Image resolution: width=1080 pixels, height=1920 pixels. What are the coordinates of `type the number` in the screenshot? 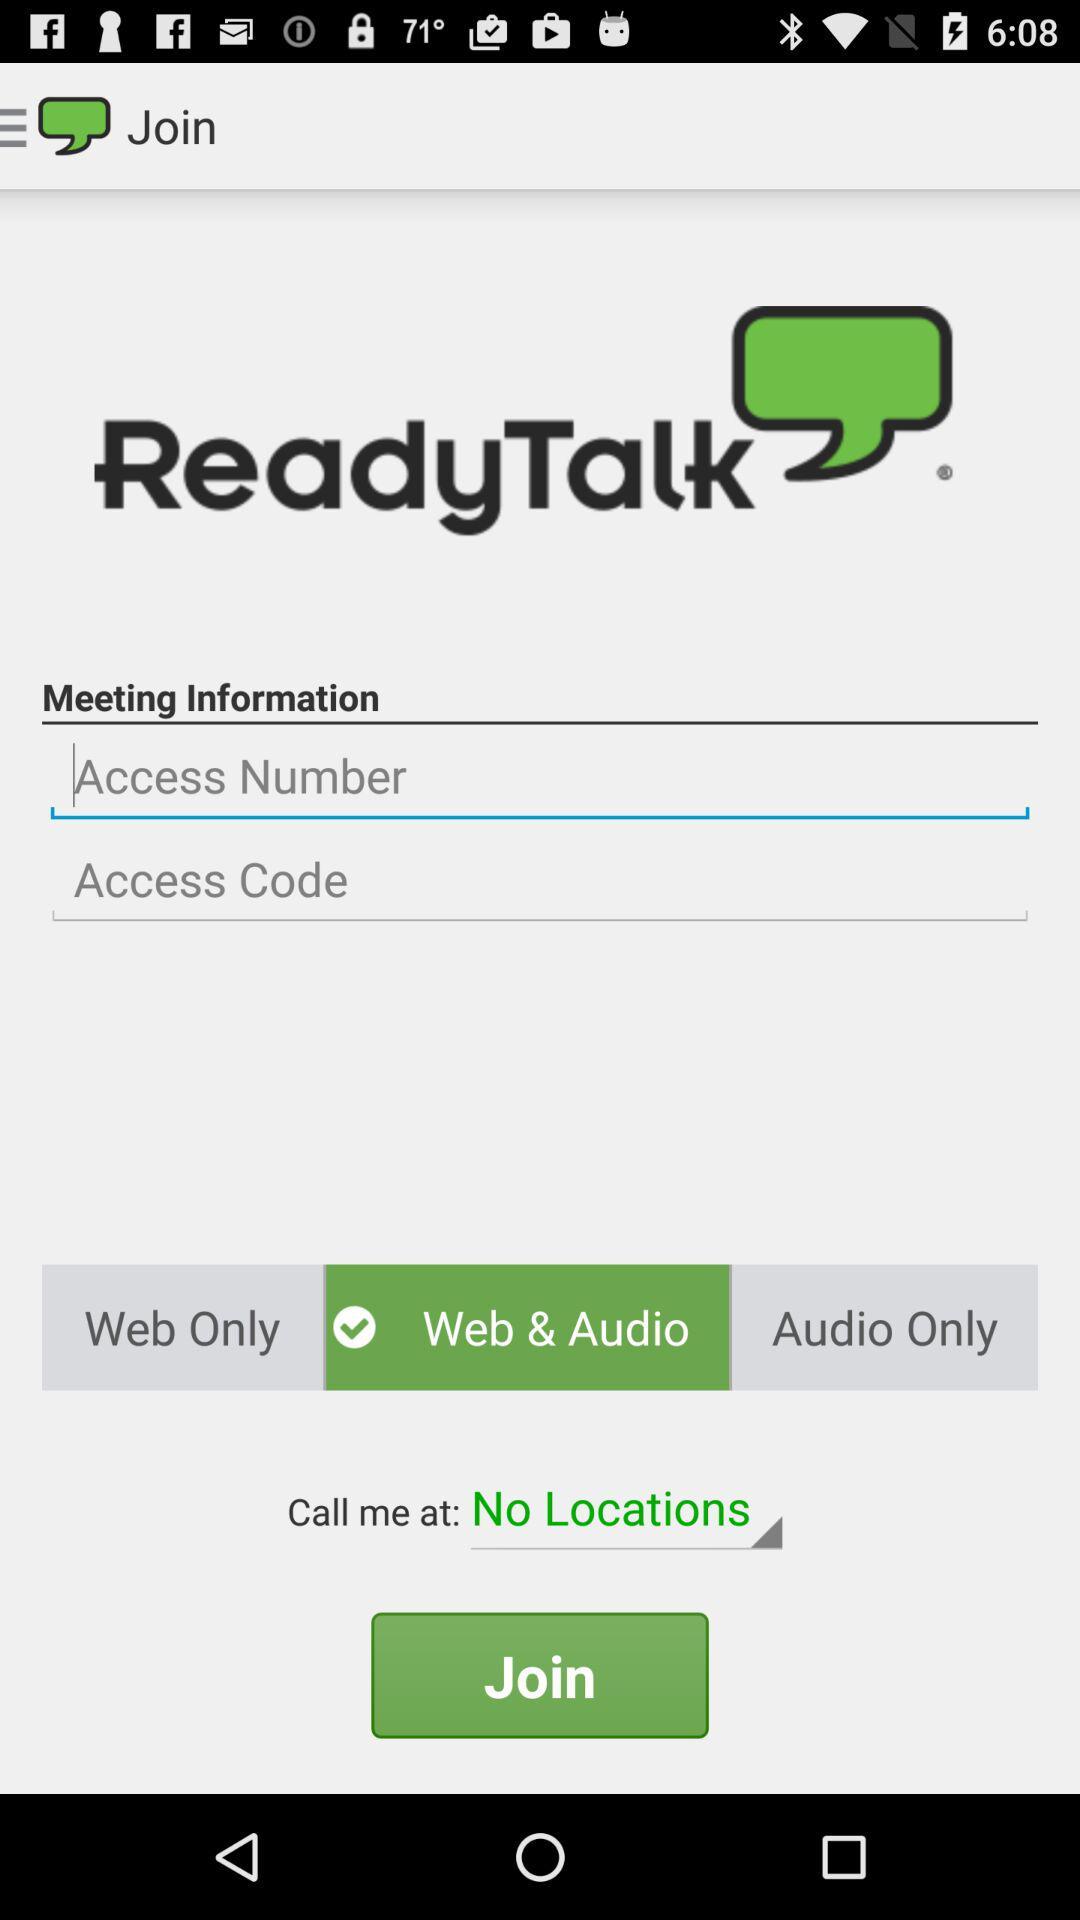 It's located at (540, 879).